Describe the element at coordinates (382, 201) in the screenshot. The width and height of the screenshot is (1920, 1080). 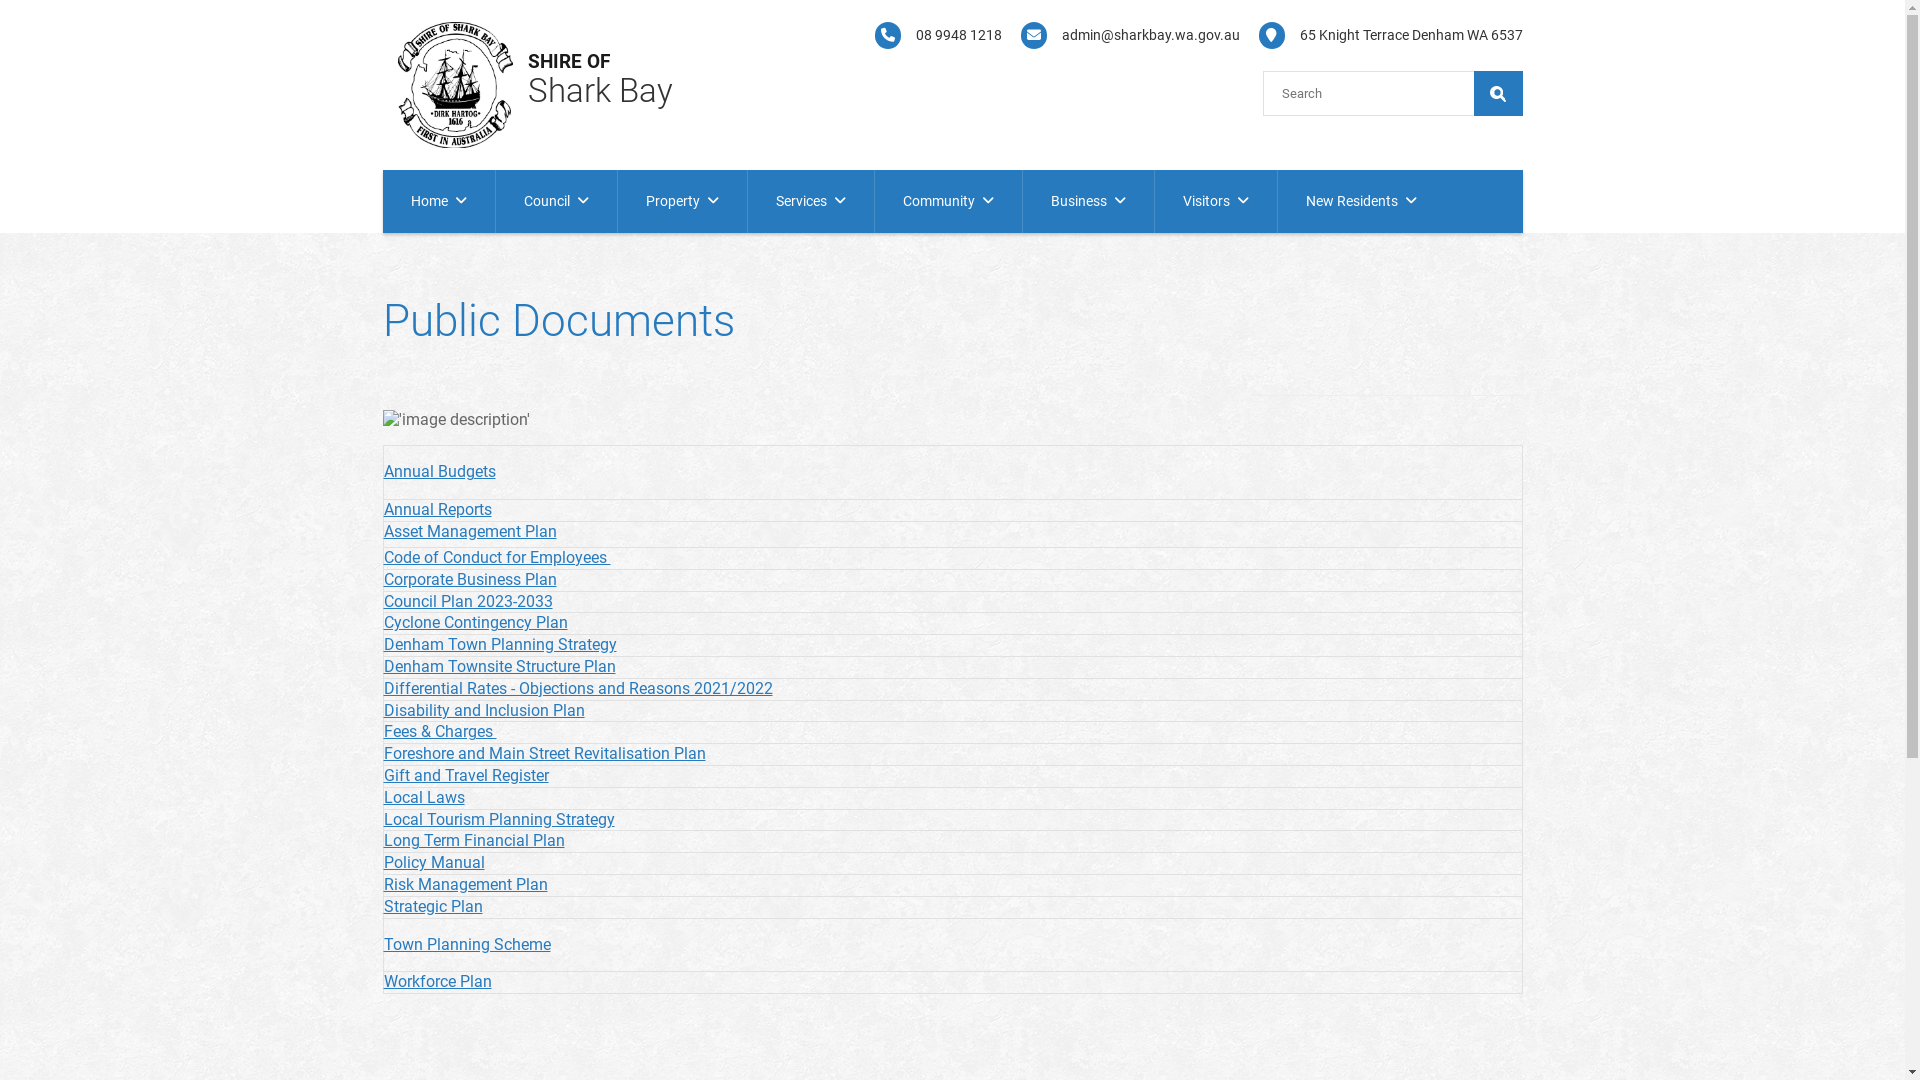
I see `'Home'` at that location.